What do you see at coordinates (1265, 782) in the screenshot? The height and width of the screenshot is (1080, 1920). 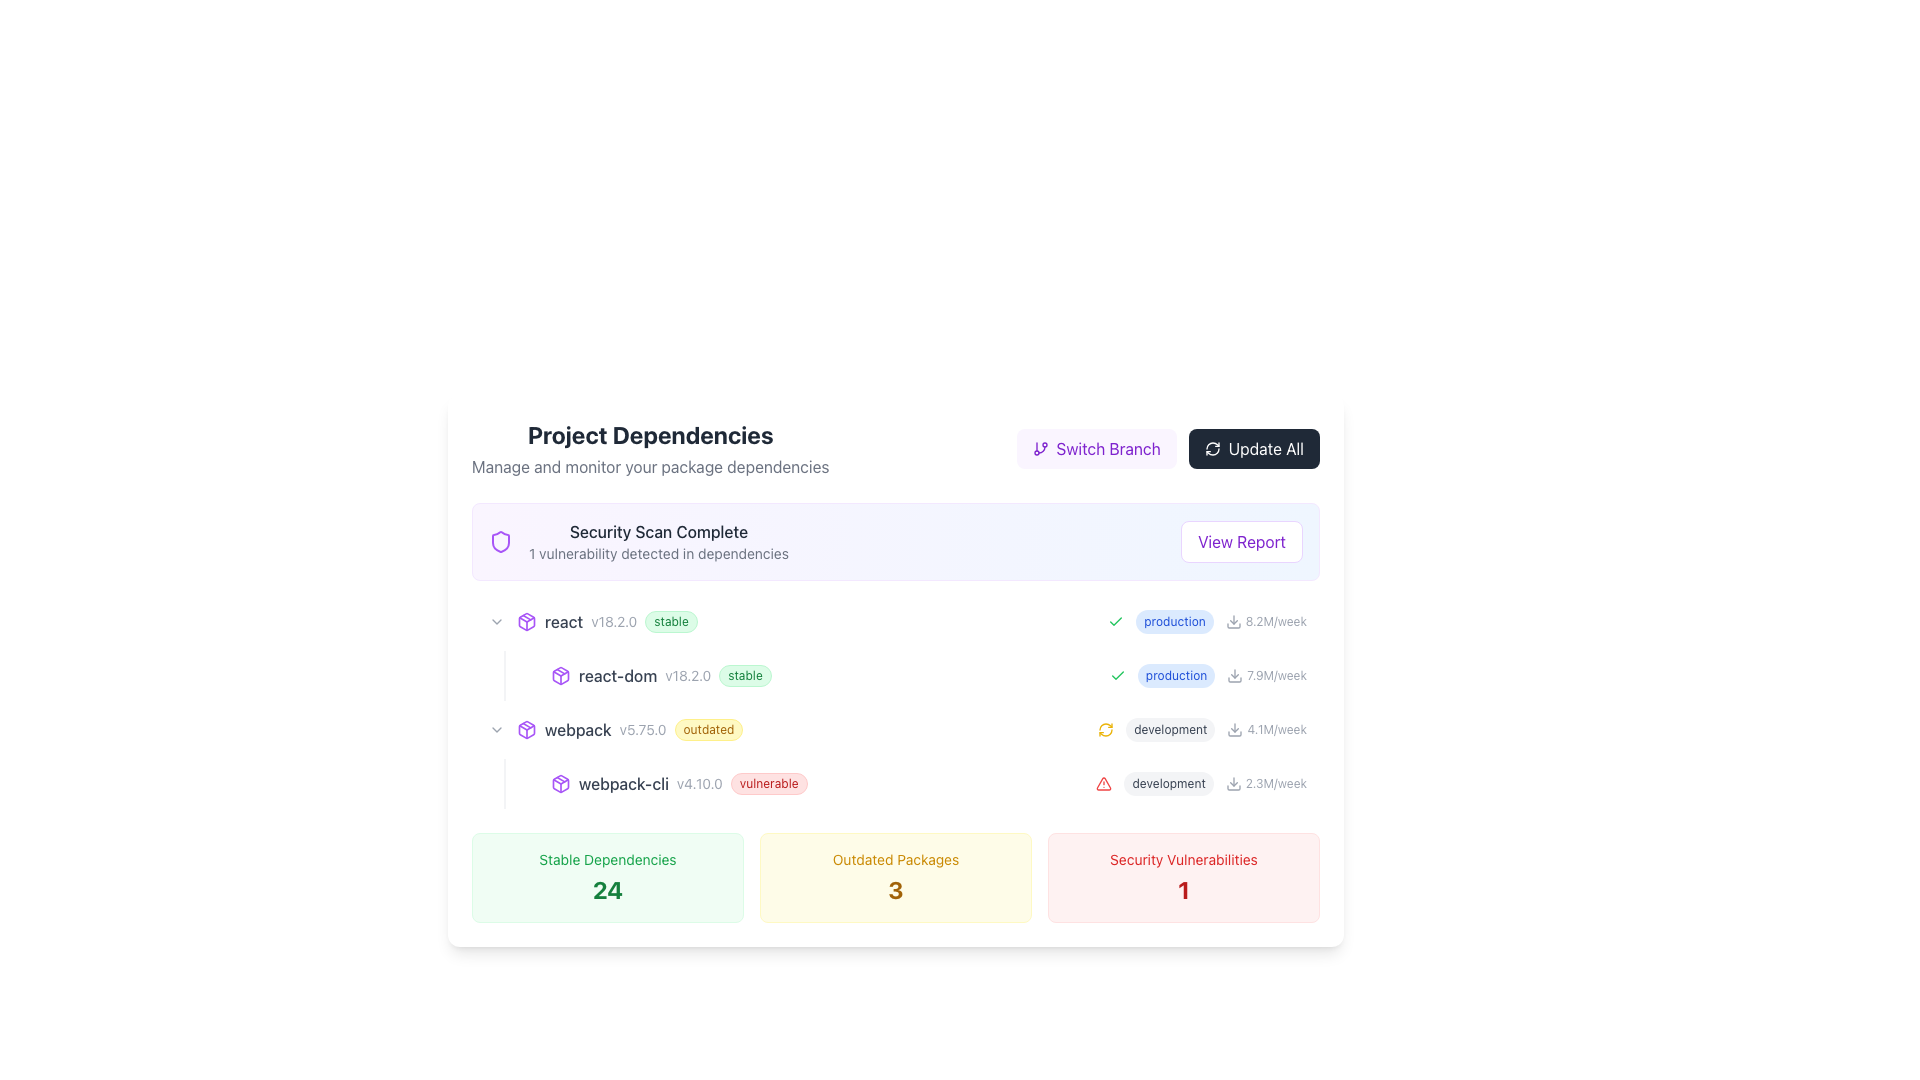 I see `the Text element displaying download statistics for the 'development' category, which is the rightmost element of its row in a table-like structure` at bounding box center [1265, 782].